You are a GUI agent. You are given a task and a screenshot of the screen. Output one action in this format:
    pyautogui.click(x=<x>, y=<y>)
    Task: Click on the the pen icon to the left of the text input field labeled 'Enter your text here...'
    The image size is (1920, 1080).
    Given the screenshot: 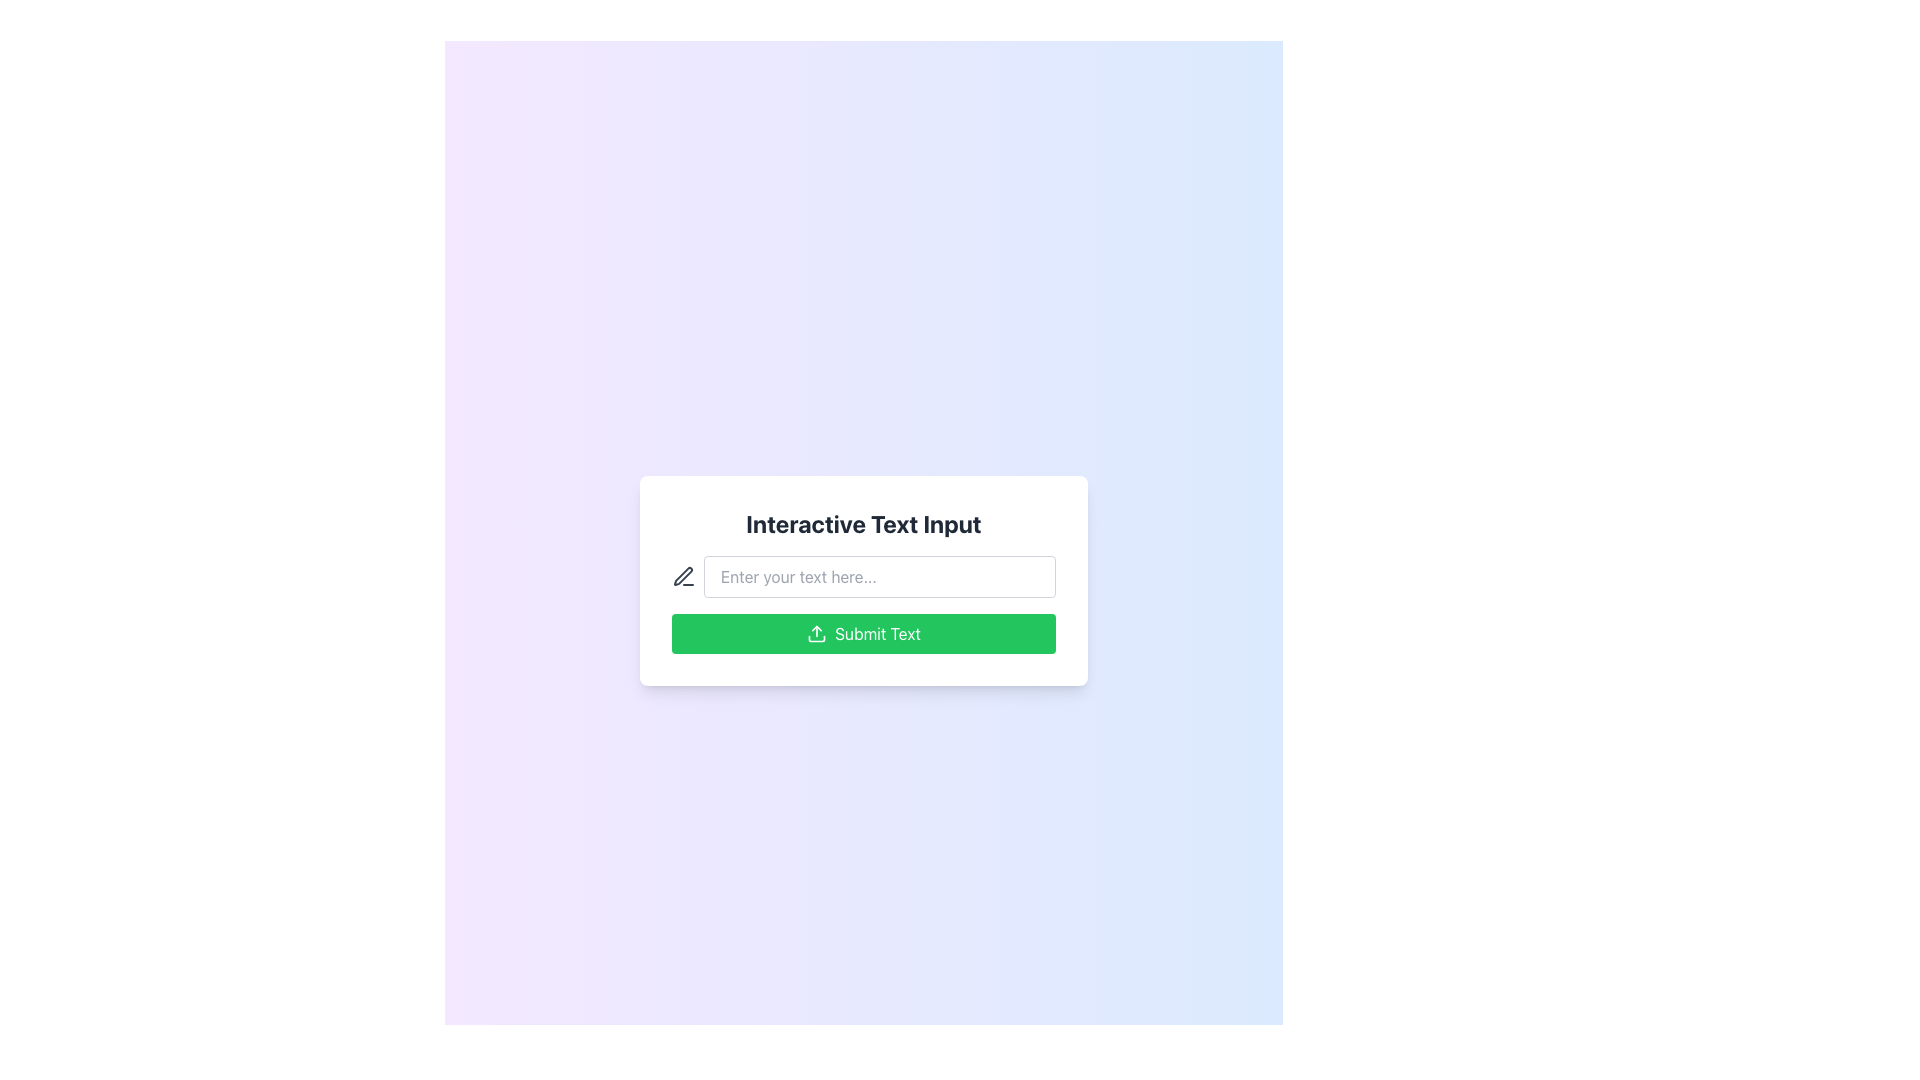 What is the action you would take?
    pyautogui.click(x=683, y=576)
    